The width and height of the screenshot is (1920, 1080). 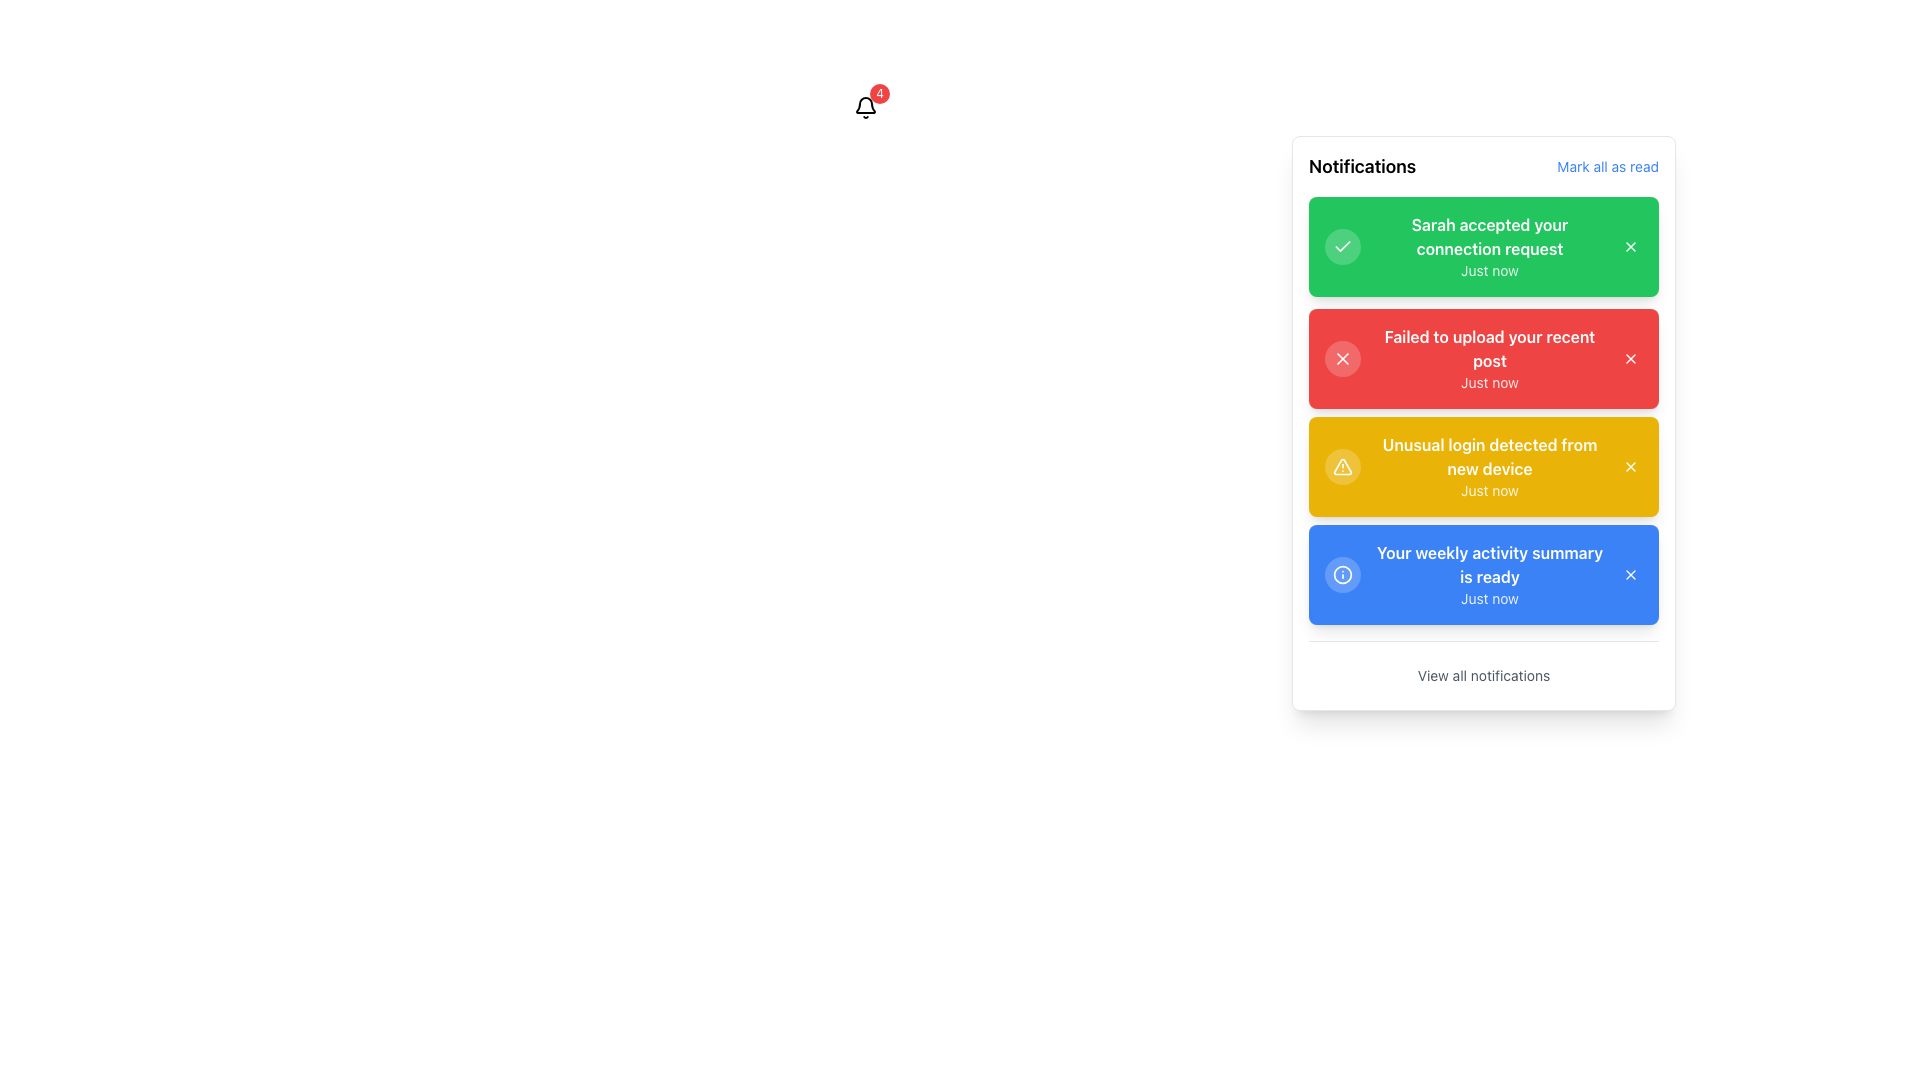 I want to click on the small circular button with an 'x' icon in the top-right corner of the green notification box that says 'Sarah accepted your connection request', so click(x=1631, y=245).